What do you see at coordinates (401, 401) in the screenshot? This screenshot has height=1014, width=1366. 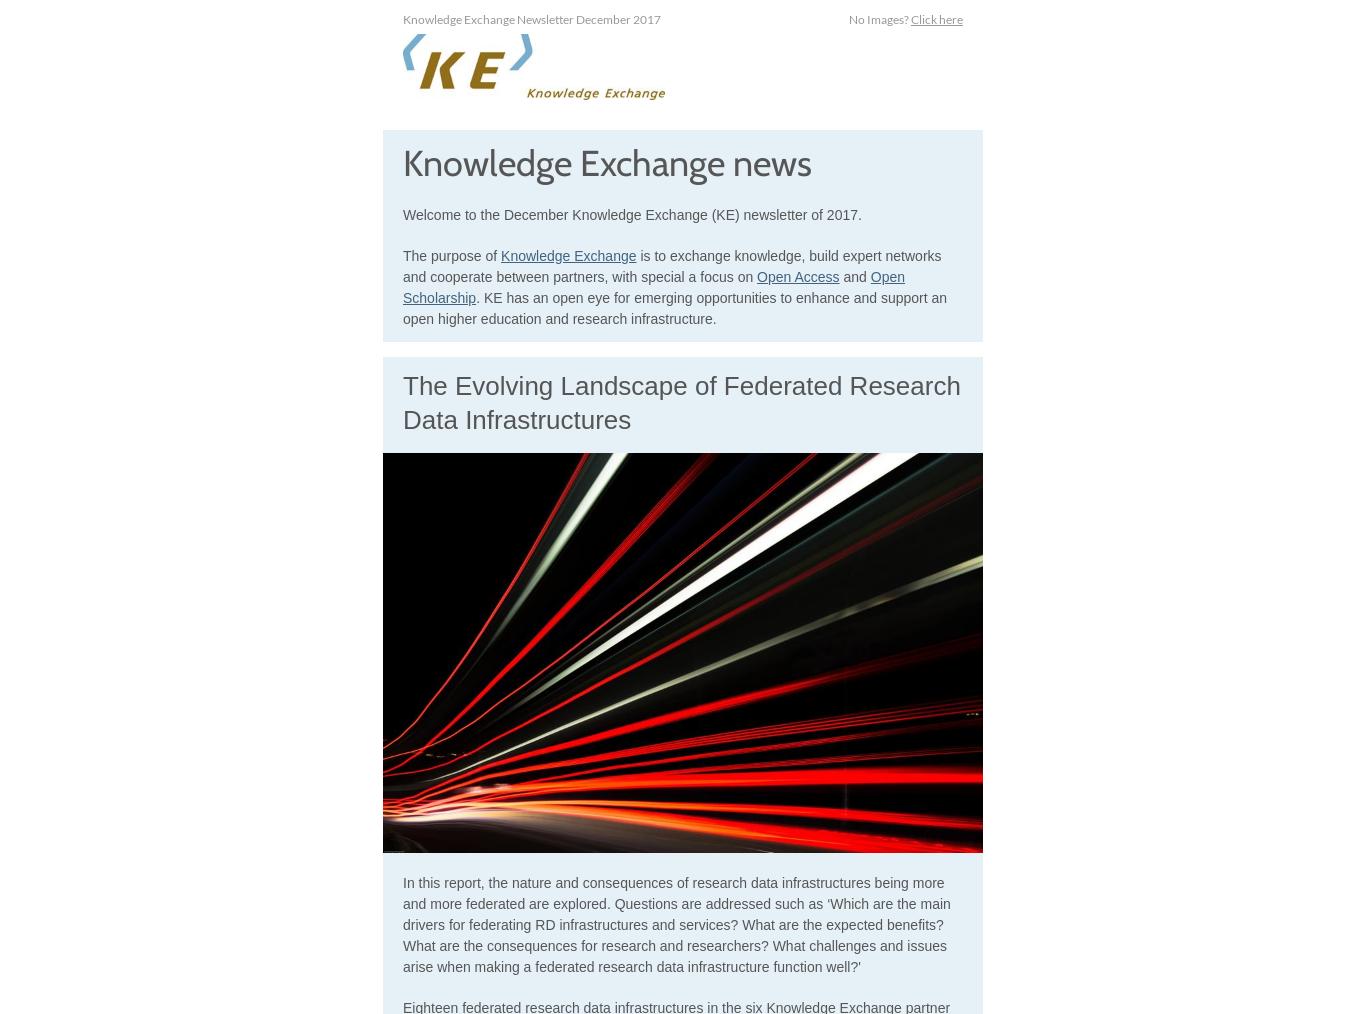 I see `'The Evolving Landscape of Federated Research Data Infrastructures'` at bounding box center [401, 401].